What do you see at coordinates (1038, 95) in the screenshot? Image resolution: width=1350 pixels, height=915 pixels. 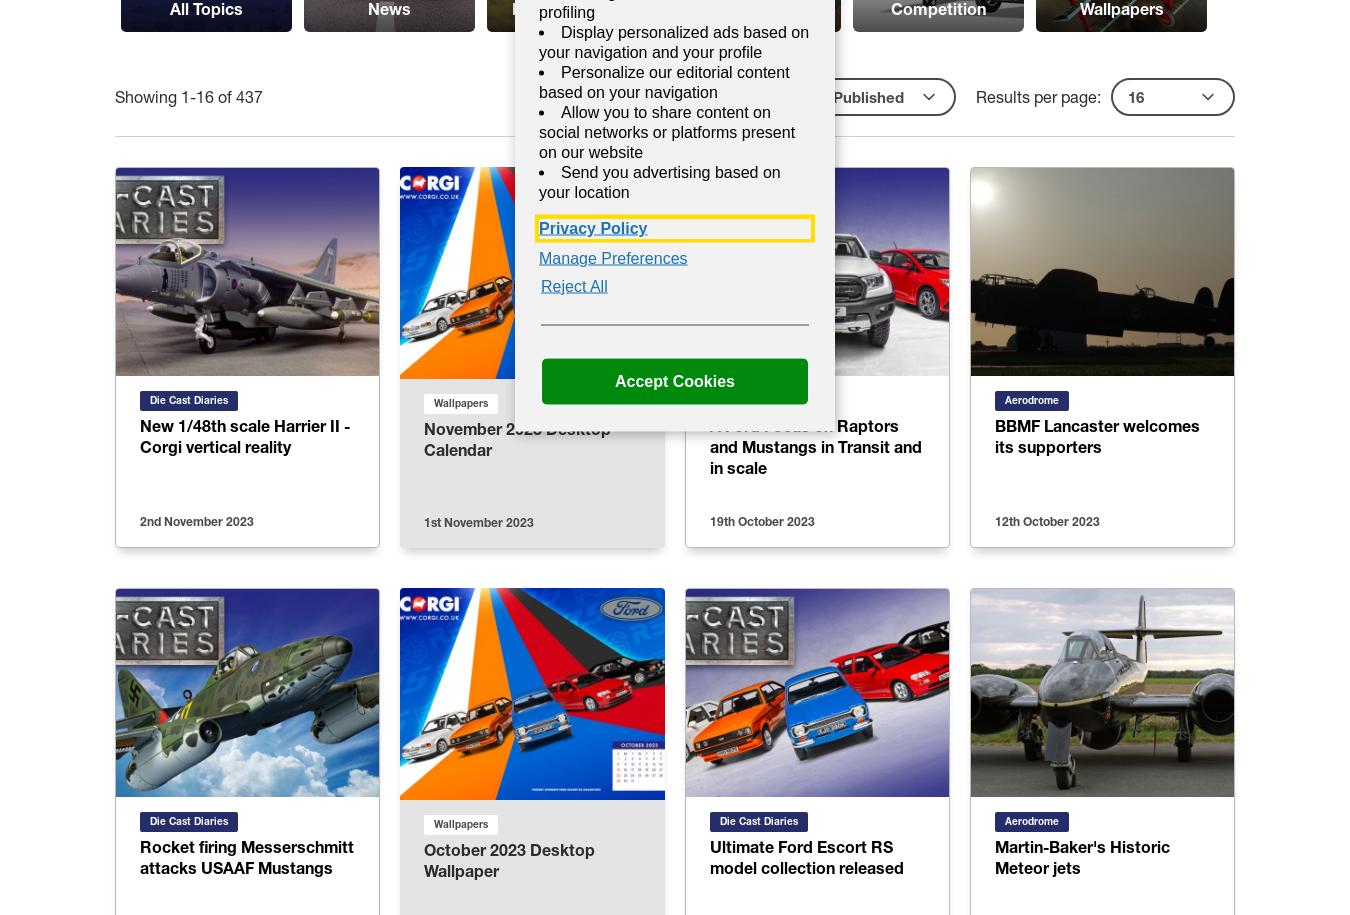 I see `'Results per page:'` at bounding box center [1038, 95].